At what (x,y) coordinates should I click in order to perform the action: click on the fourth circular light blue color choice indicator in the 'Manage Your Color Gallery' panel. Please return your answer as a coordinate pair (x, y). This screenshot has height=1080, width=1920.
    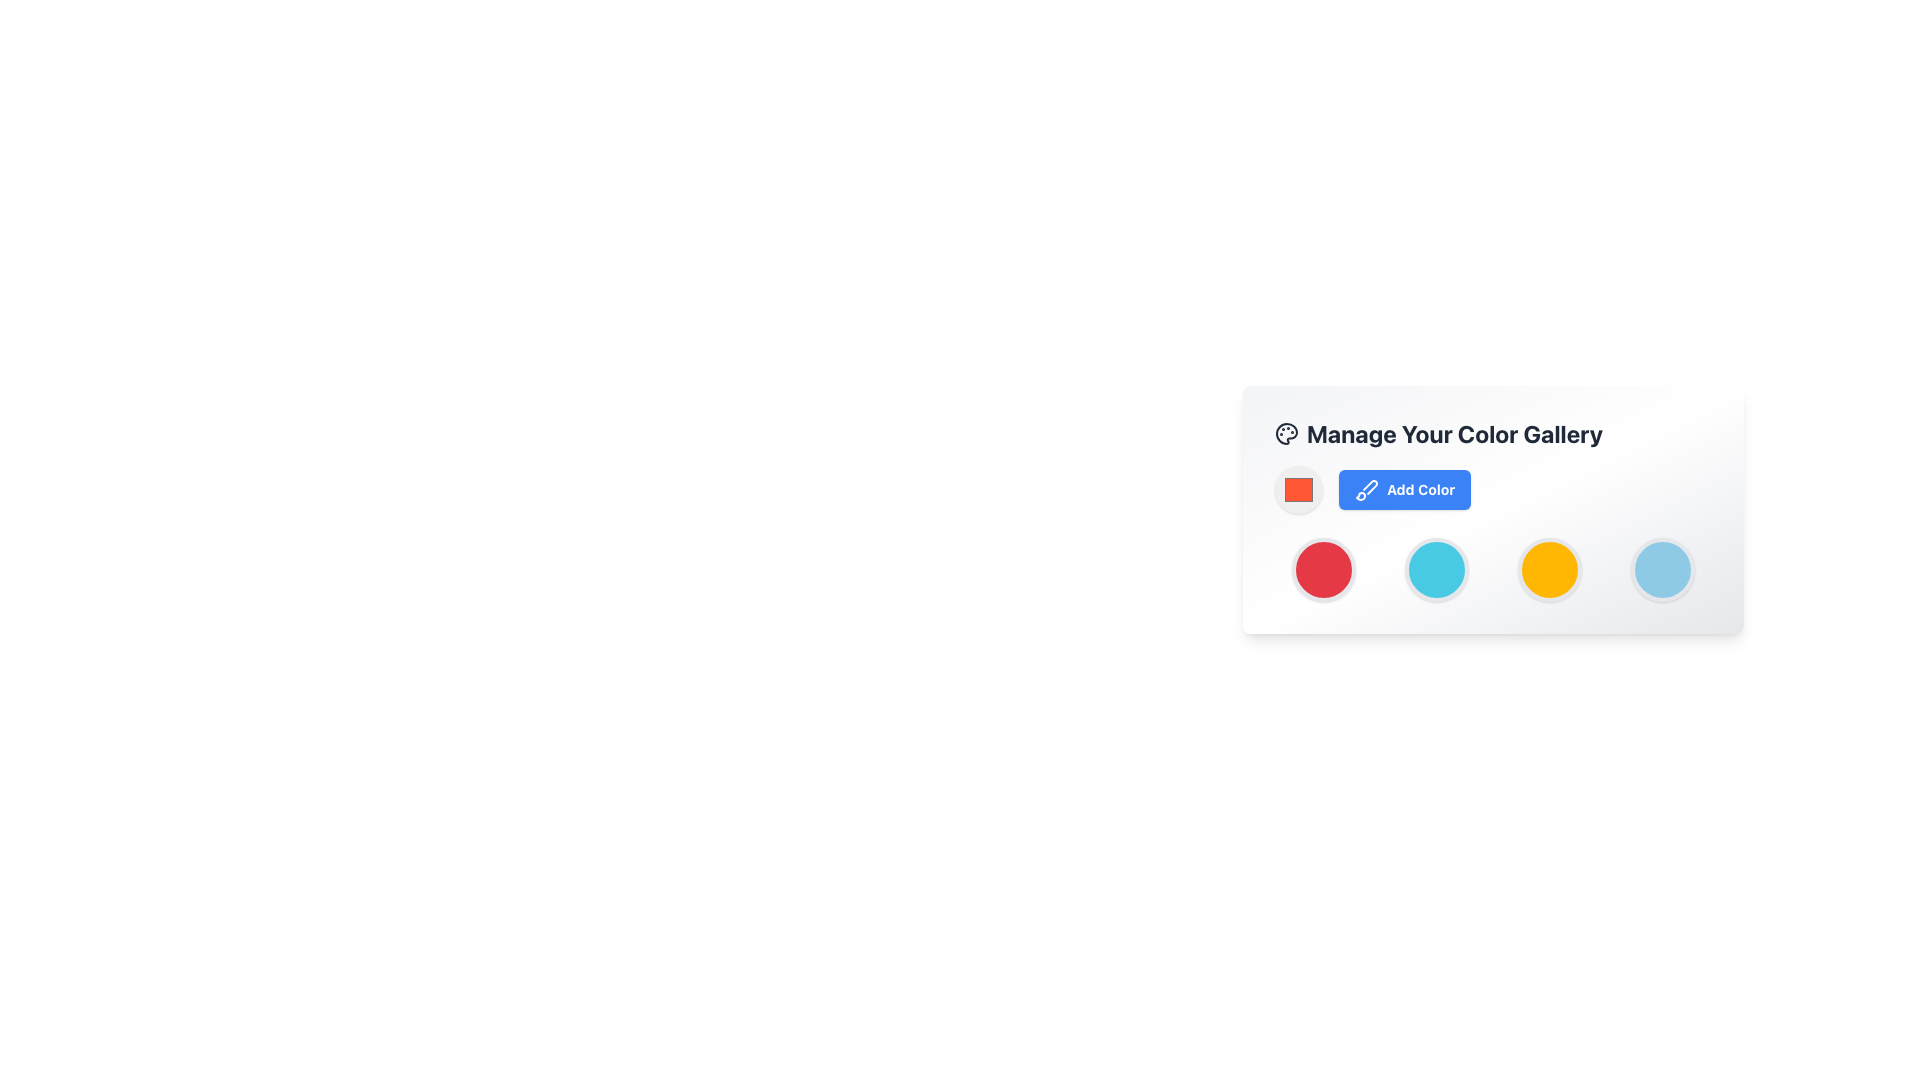
    Looking at the image, I should click on (1663, 570).